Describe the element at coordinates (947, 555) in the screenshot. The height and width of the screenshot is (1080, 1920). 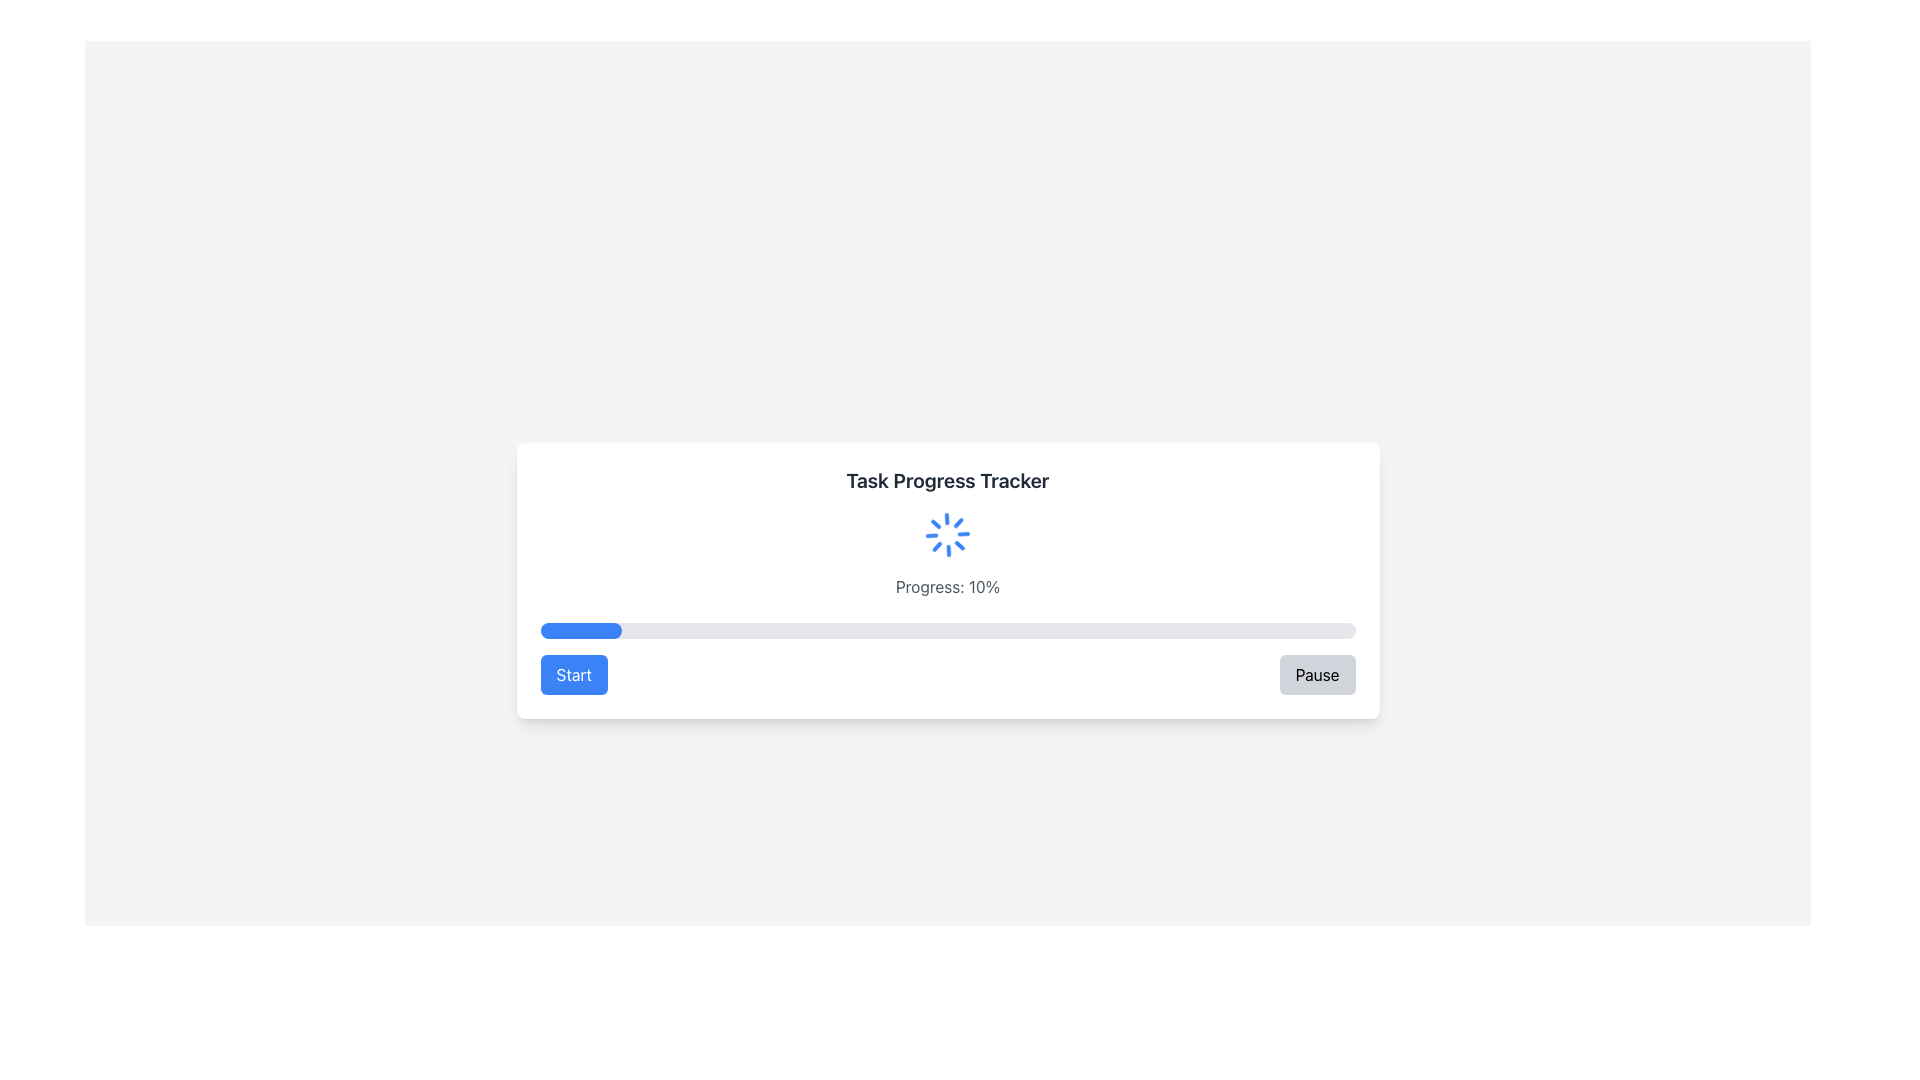
I see `the spinning loader component and the static text label indicating the progress state located below the heading 'Task Progress Tracker'` at that location.